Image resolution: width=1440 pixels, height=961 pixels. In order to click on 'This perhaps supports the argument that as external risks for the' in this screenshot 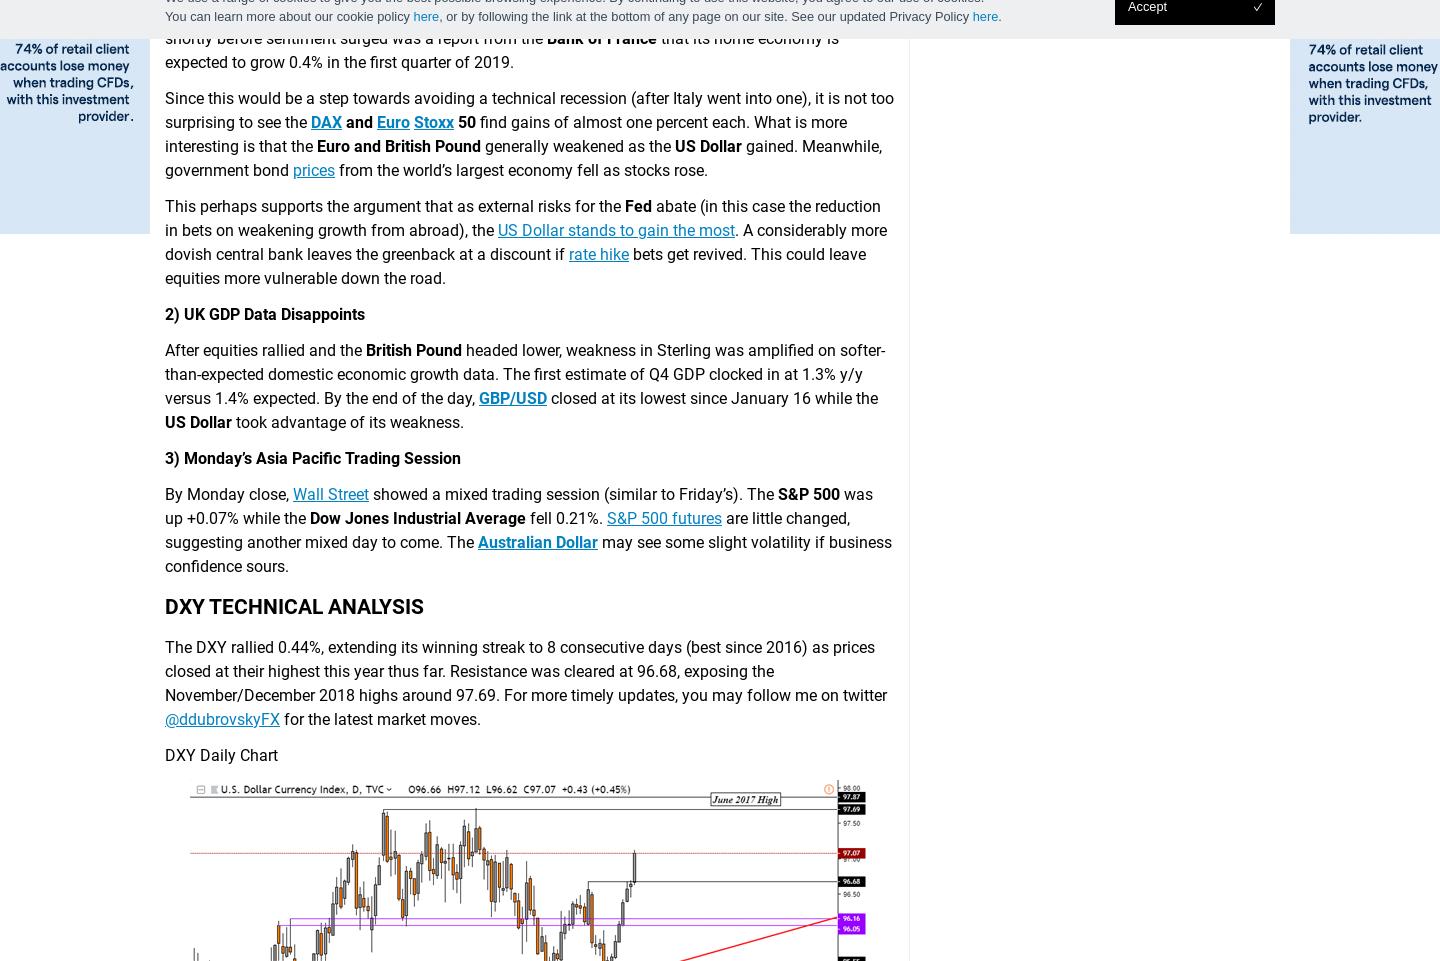, I will do `click(393, 205)`.